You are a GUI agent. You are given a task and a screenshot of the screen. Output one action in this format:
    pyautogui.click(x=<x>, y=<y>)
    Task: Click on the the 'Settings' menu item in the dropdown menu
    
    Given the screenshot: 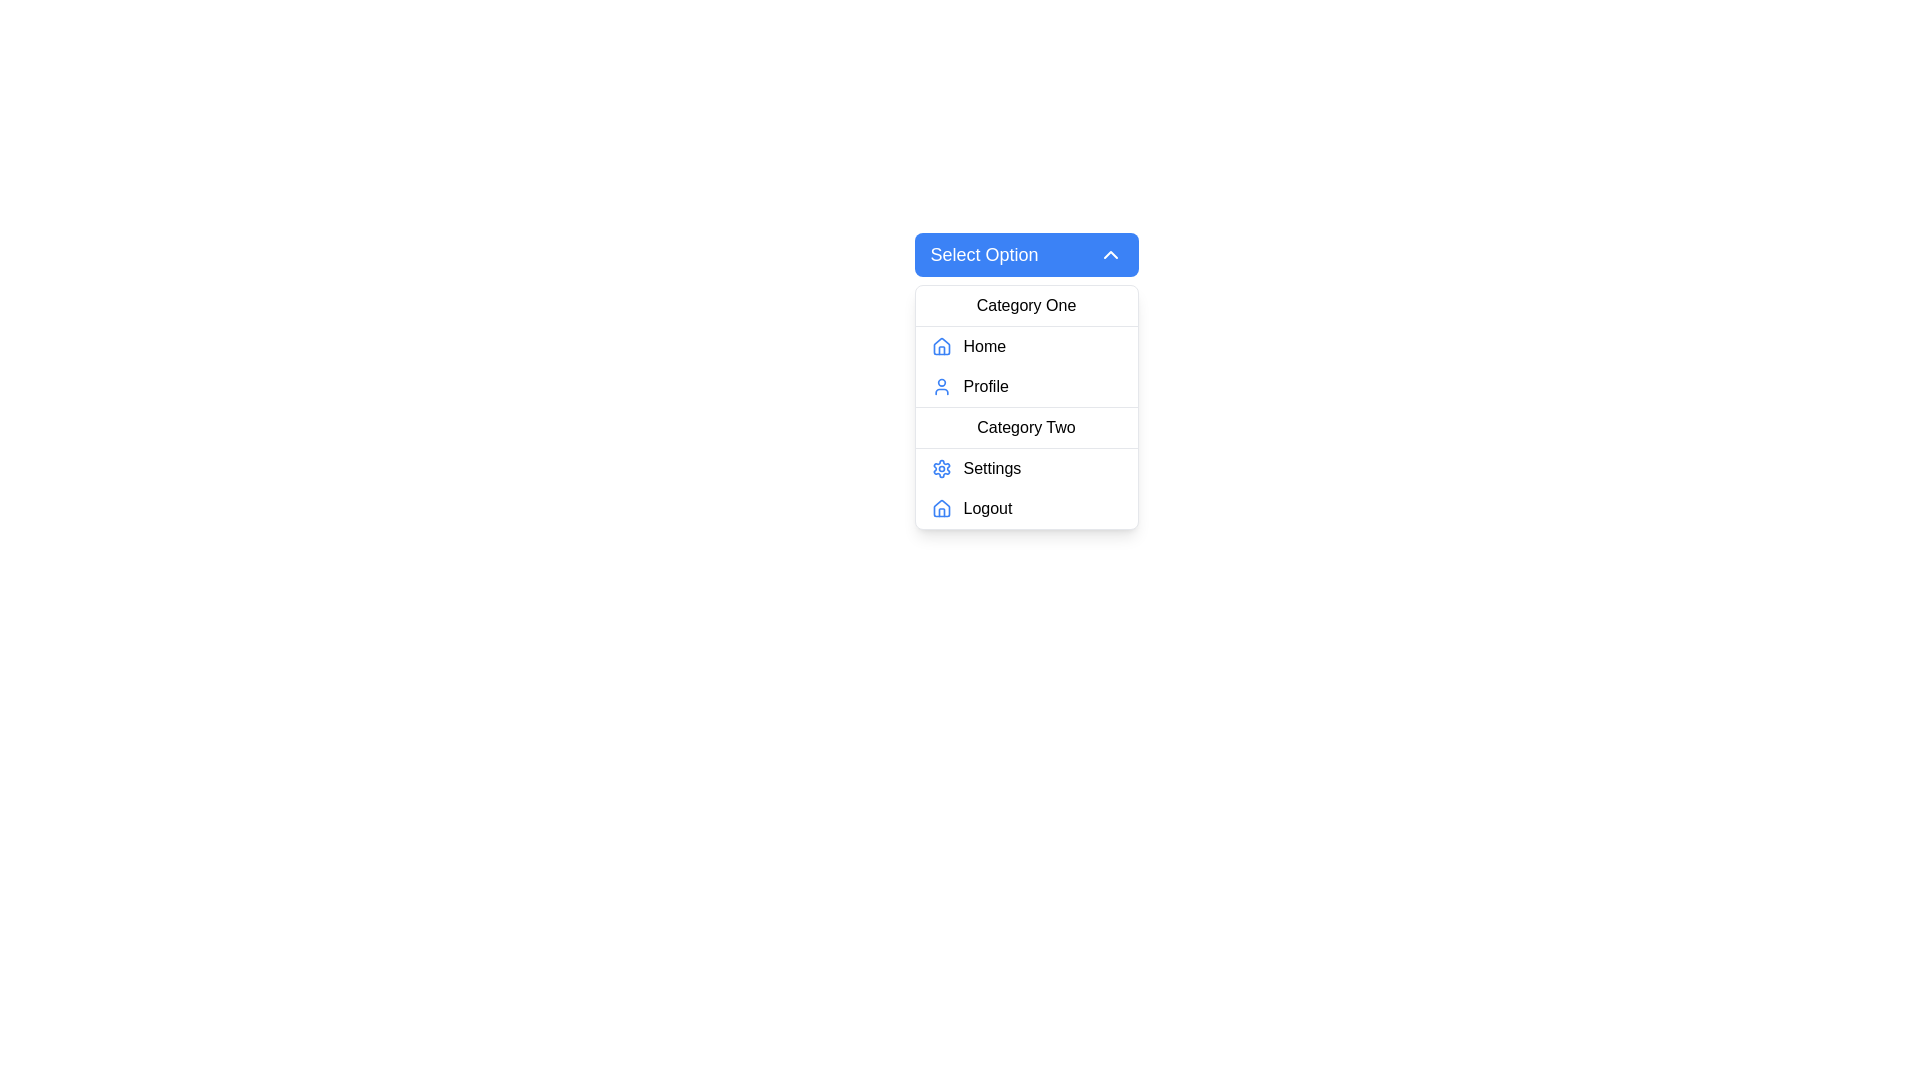 What is the action you would take?
    pyautogui.click(x=1026, y=469)
    